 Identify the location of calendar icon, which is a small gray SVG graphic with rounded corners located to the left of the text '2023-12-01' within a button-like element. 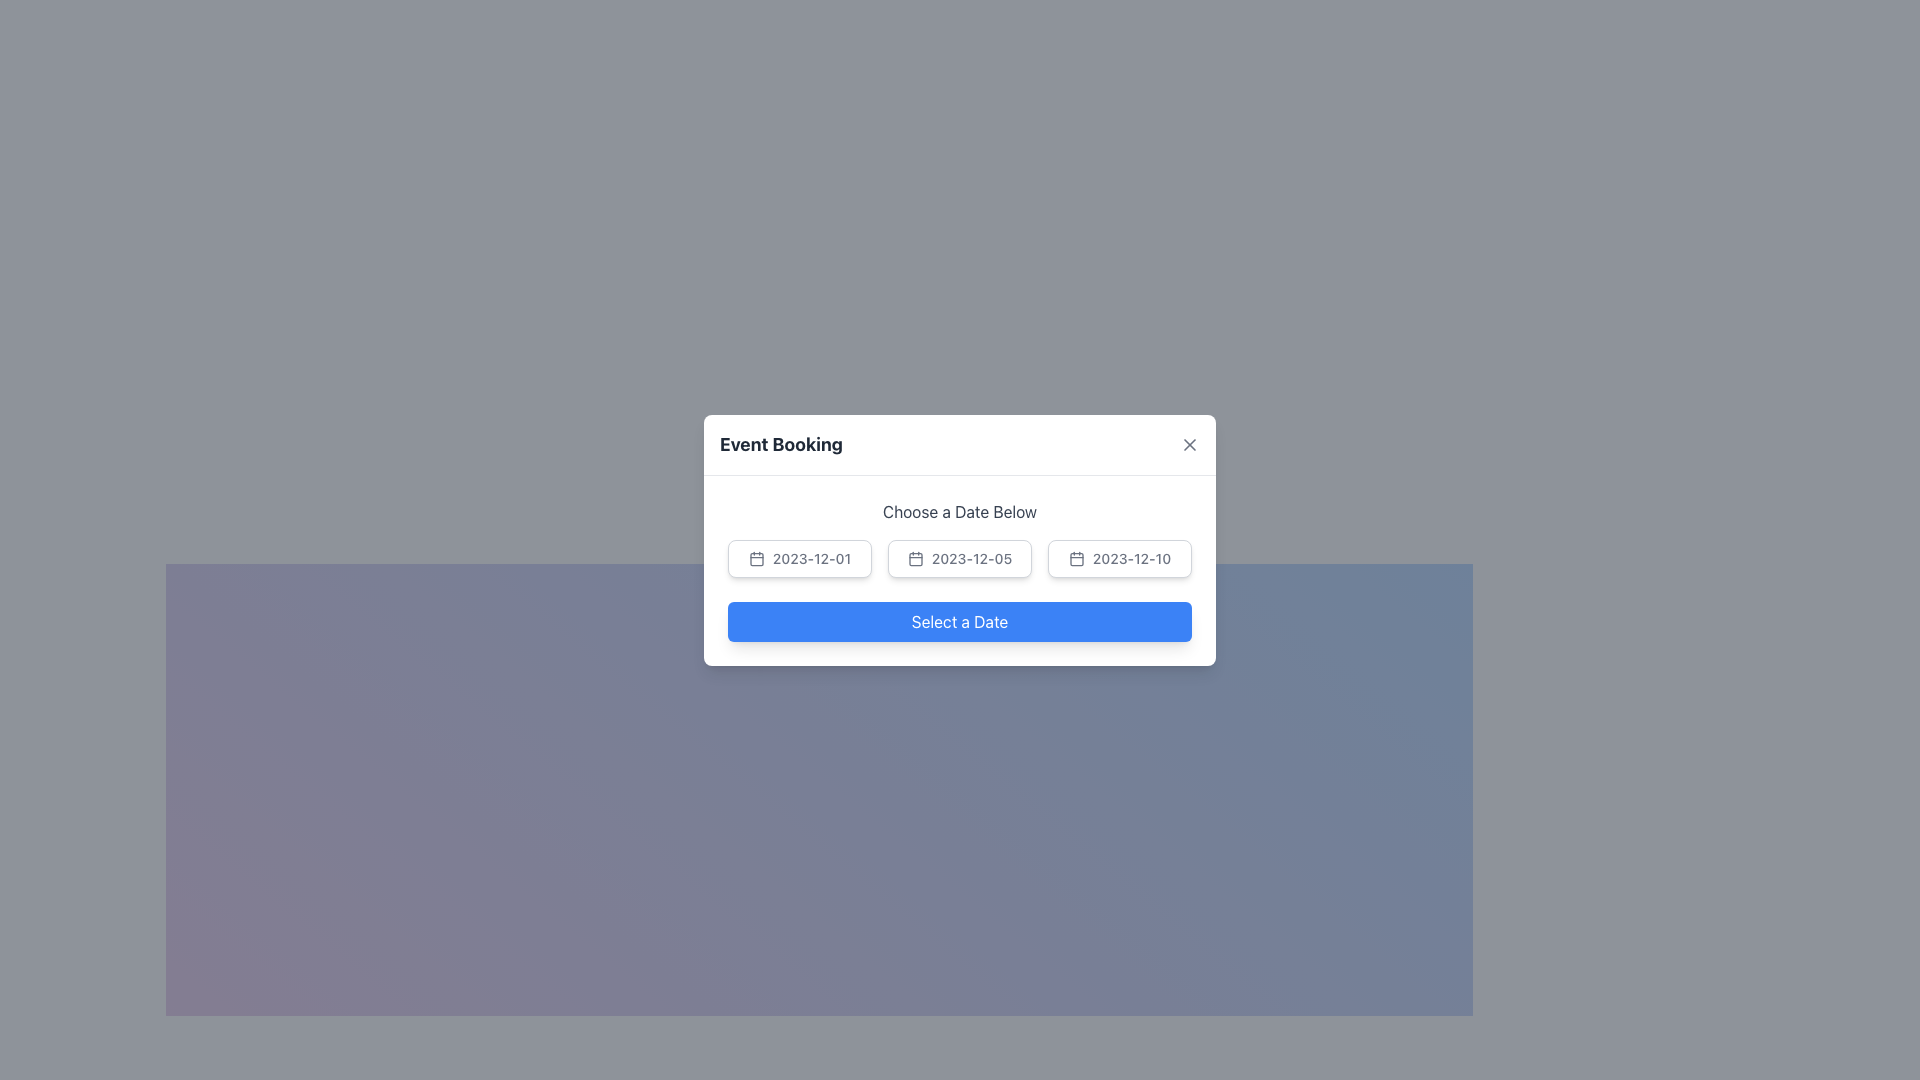
(755, 558).